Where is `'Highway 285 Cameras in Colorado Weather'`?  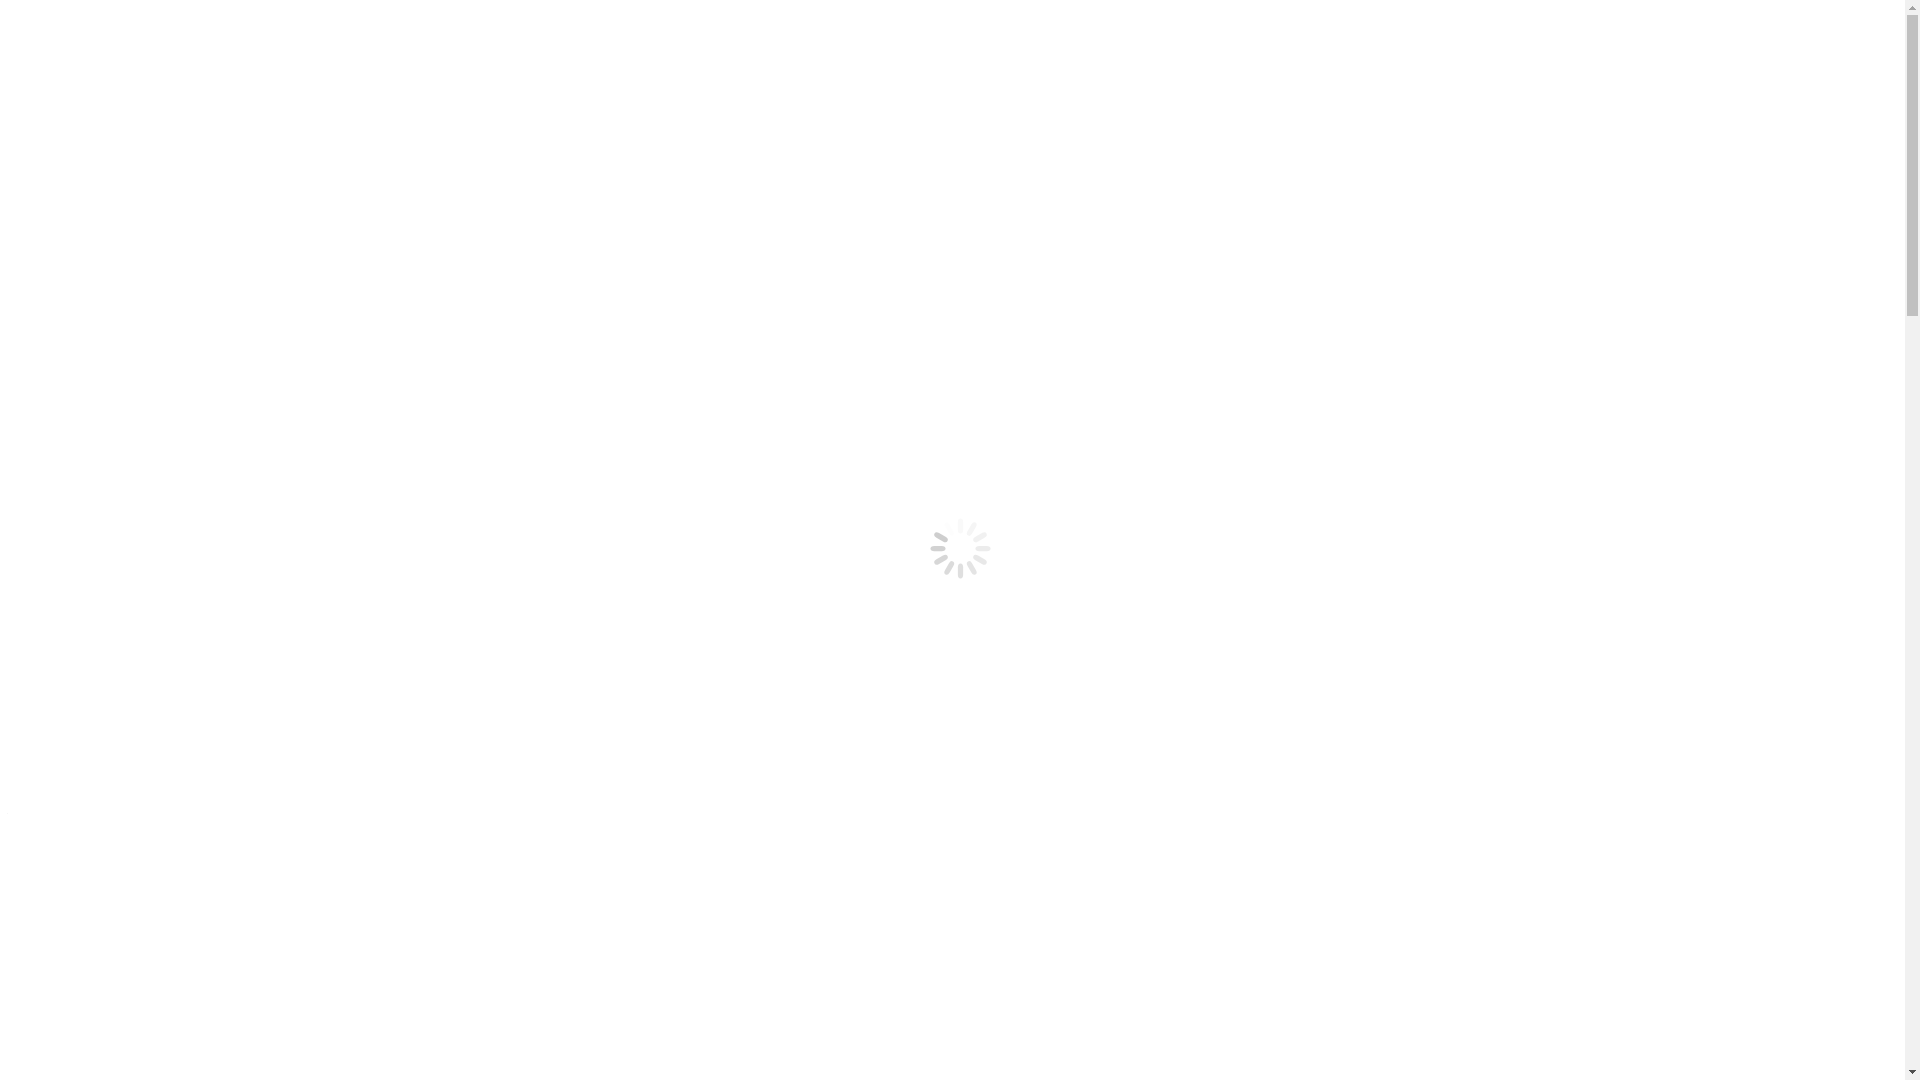
'Highway 285 Cameras in Colorado Weather' is located at coordinates (48, 323).